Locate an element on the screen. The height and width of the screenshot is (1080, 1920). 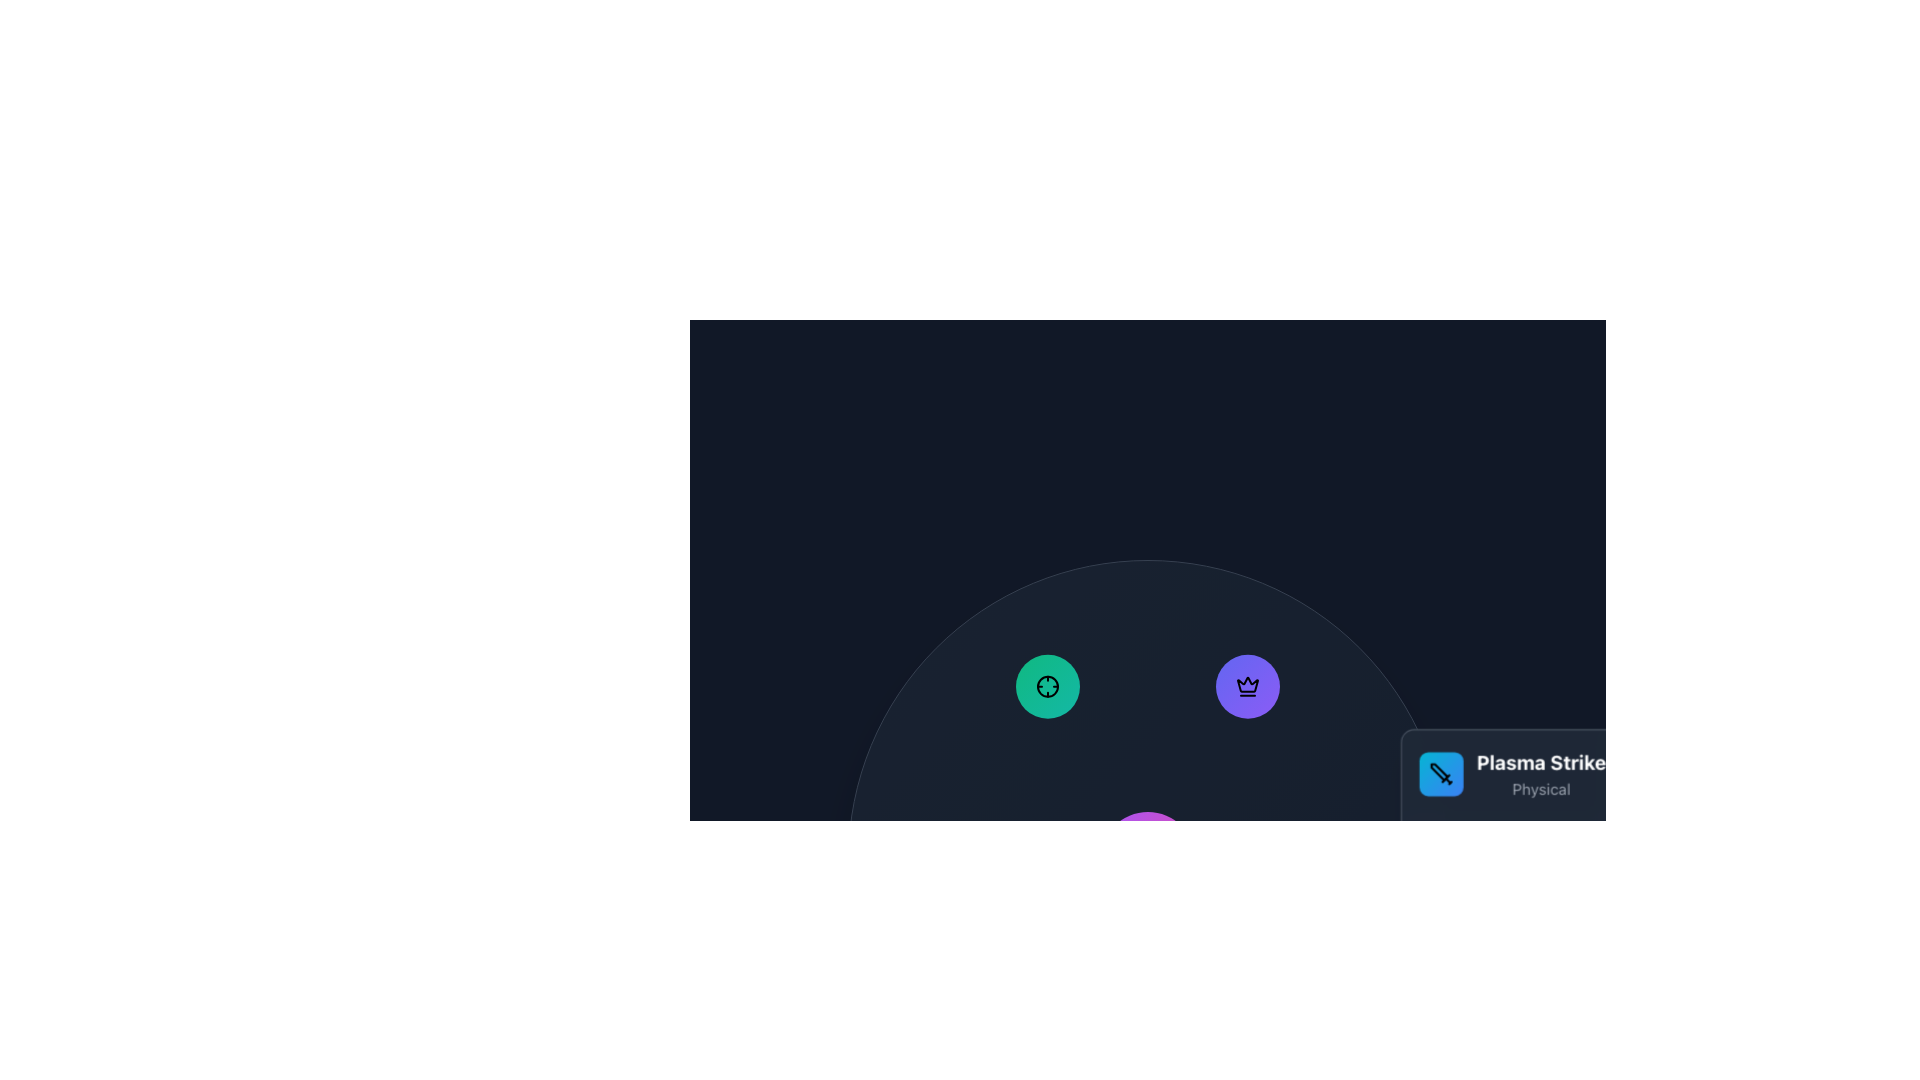
the tooltip or pop-up informational box that provides details about the 'Plasma Strike' action, which is characterized as 'Physical' and appears next to the associated circular button is located at coordinates (1575, 859).